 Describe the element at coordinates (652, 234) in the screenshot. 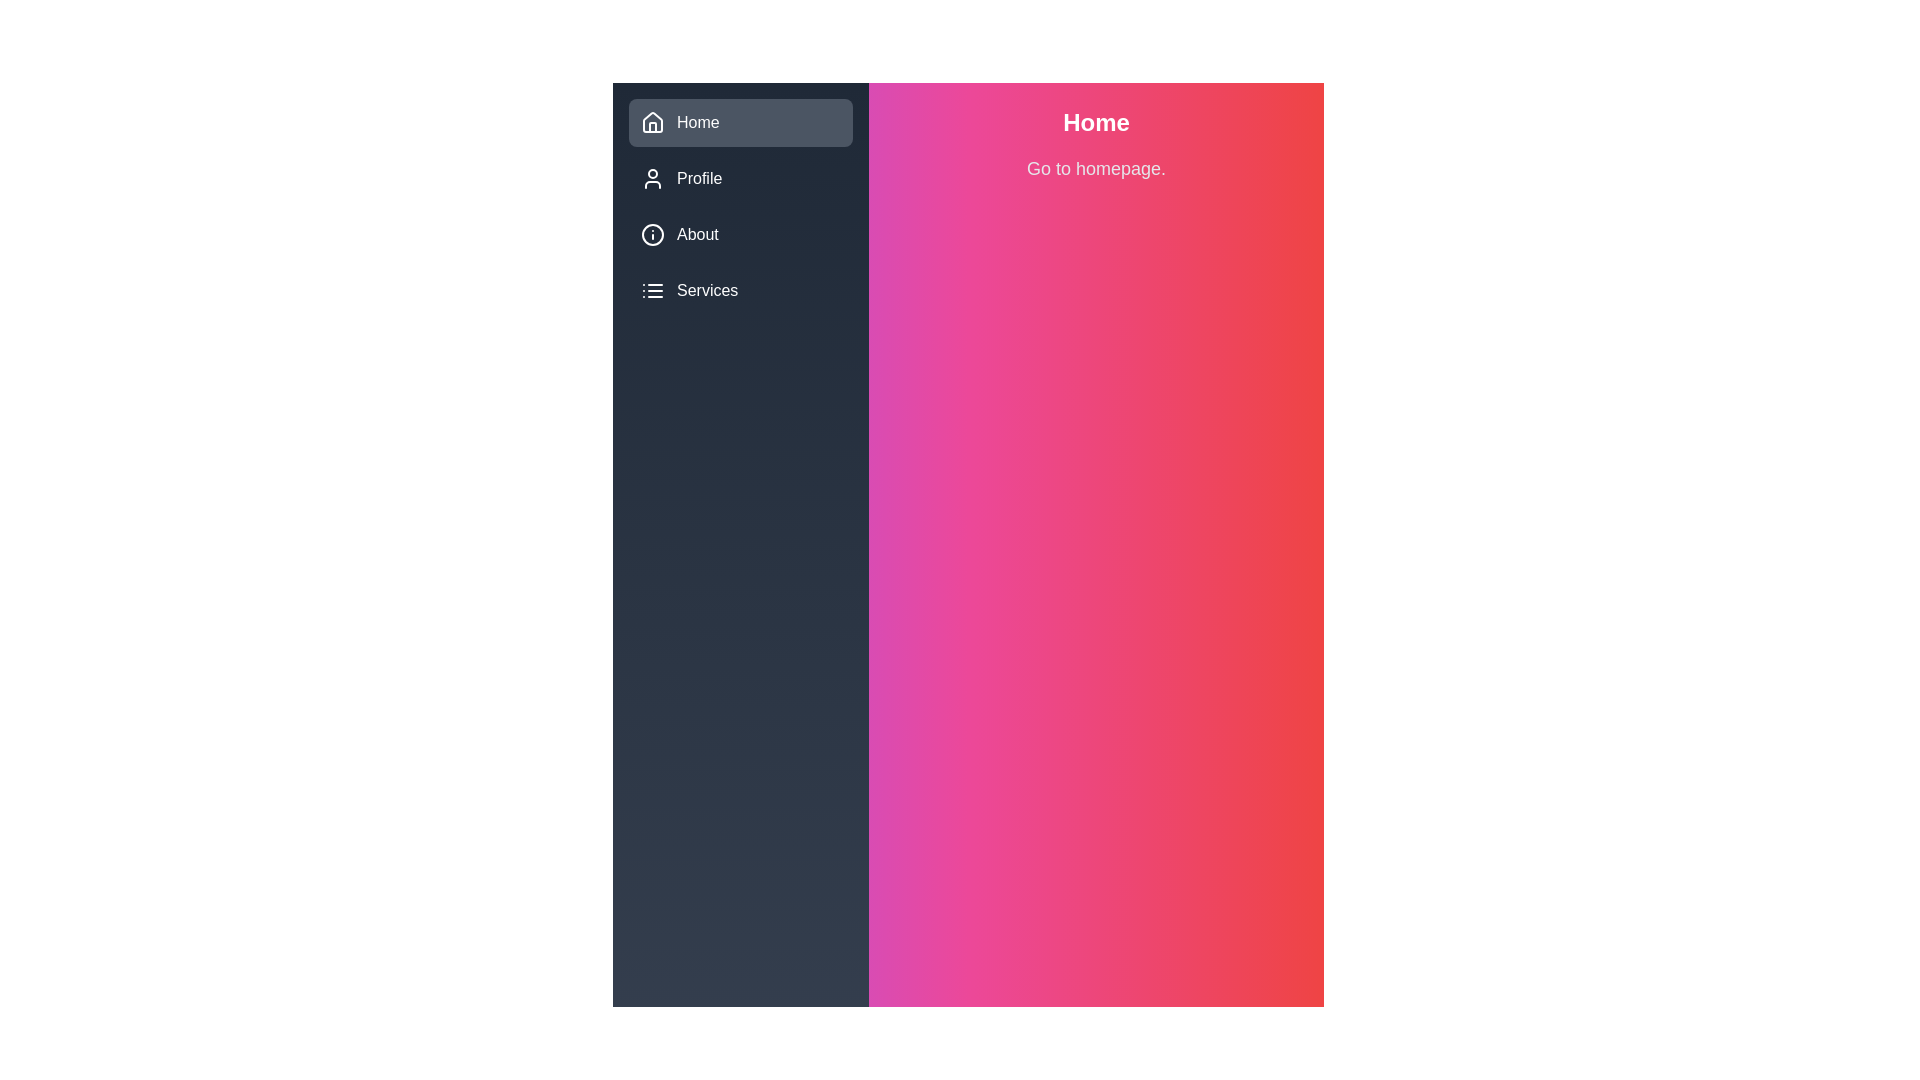

I see `the menu item corresponding to About` at that location.